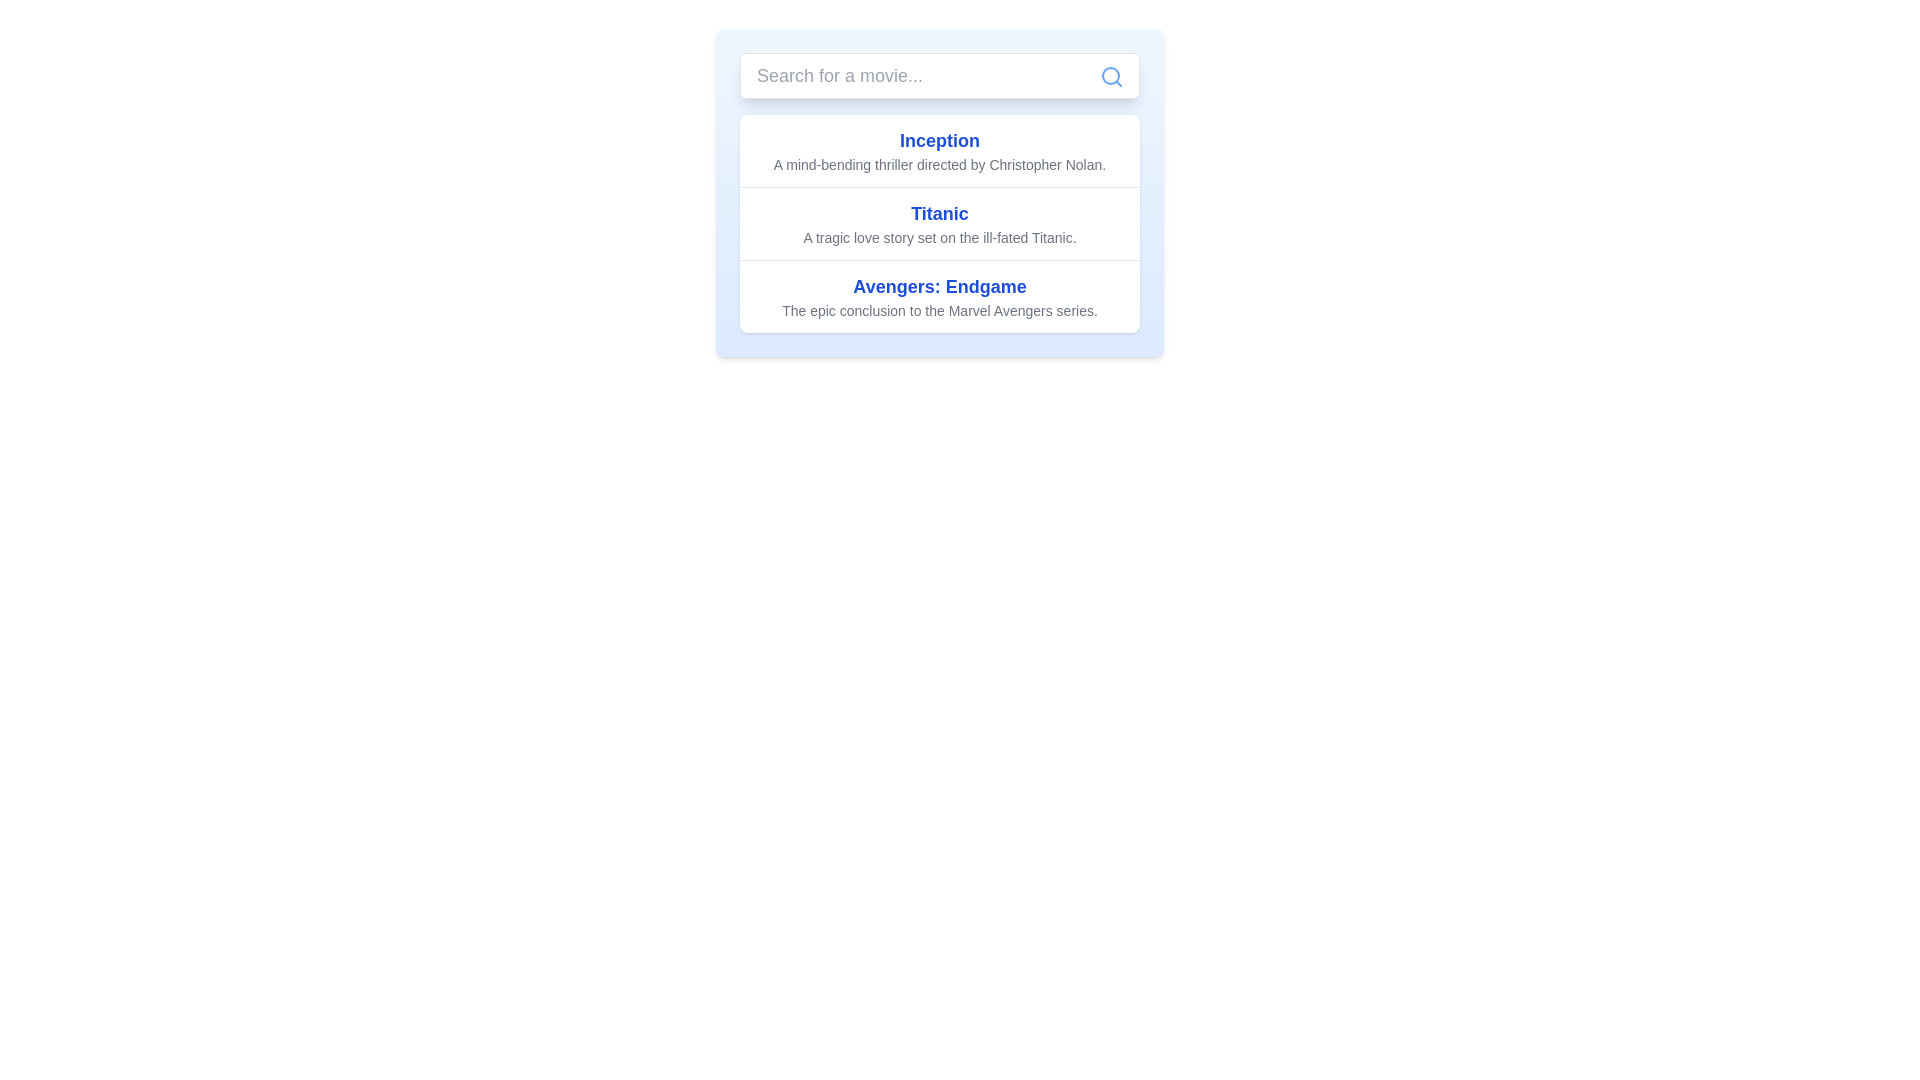 The height and width of the screenshot is (1080, 1920). I want to click on the first movie description text block that displays the title and description, positioned below the search bar, before the entries for 'Titanic' and 'Avengers: Endgame.', so click(939, 149).